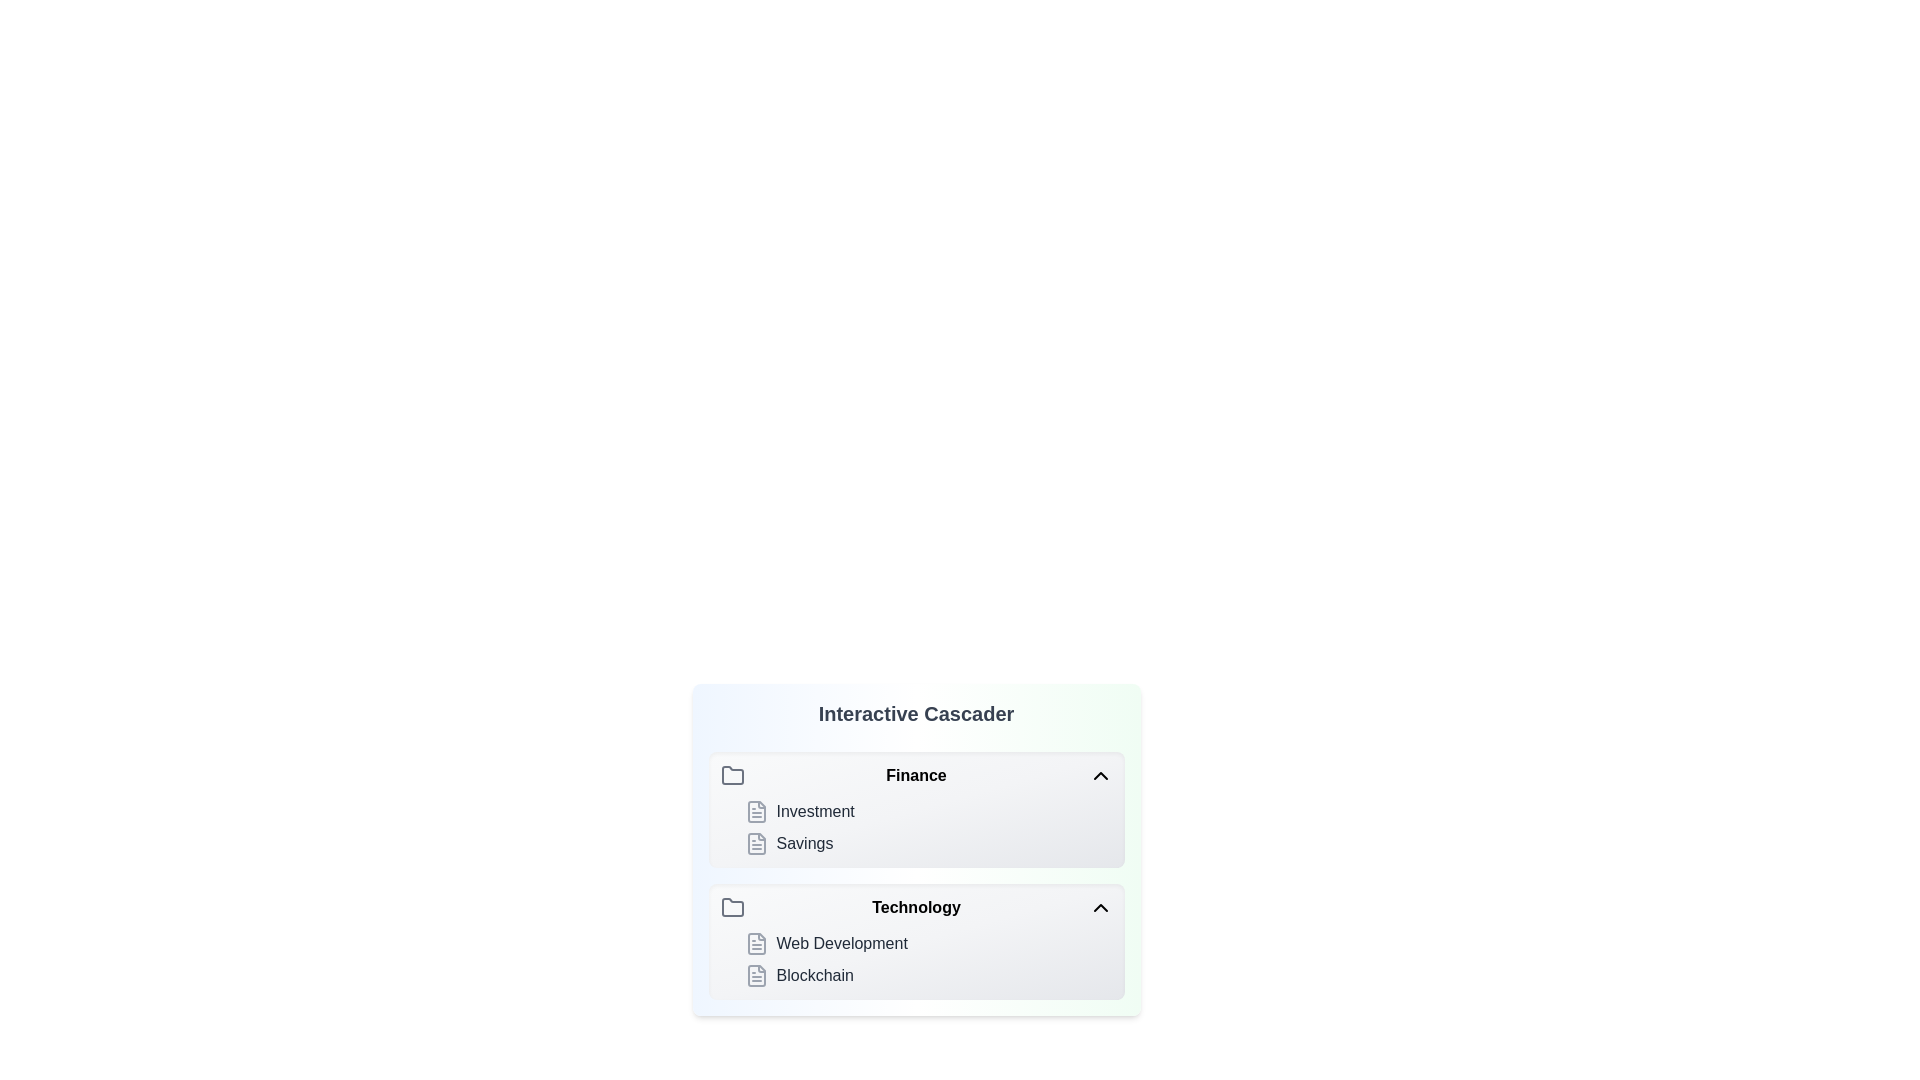  Describe the element at coordinates (915, 907) in the screenshot. I see `the collapsible header for the 'Technology' section` at that location.